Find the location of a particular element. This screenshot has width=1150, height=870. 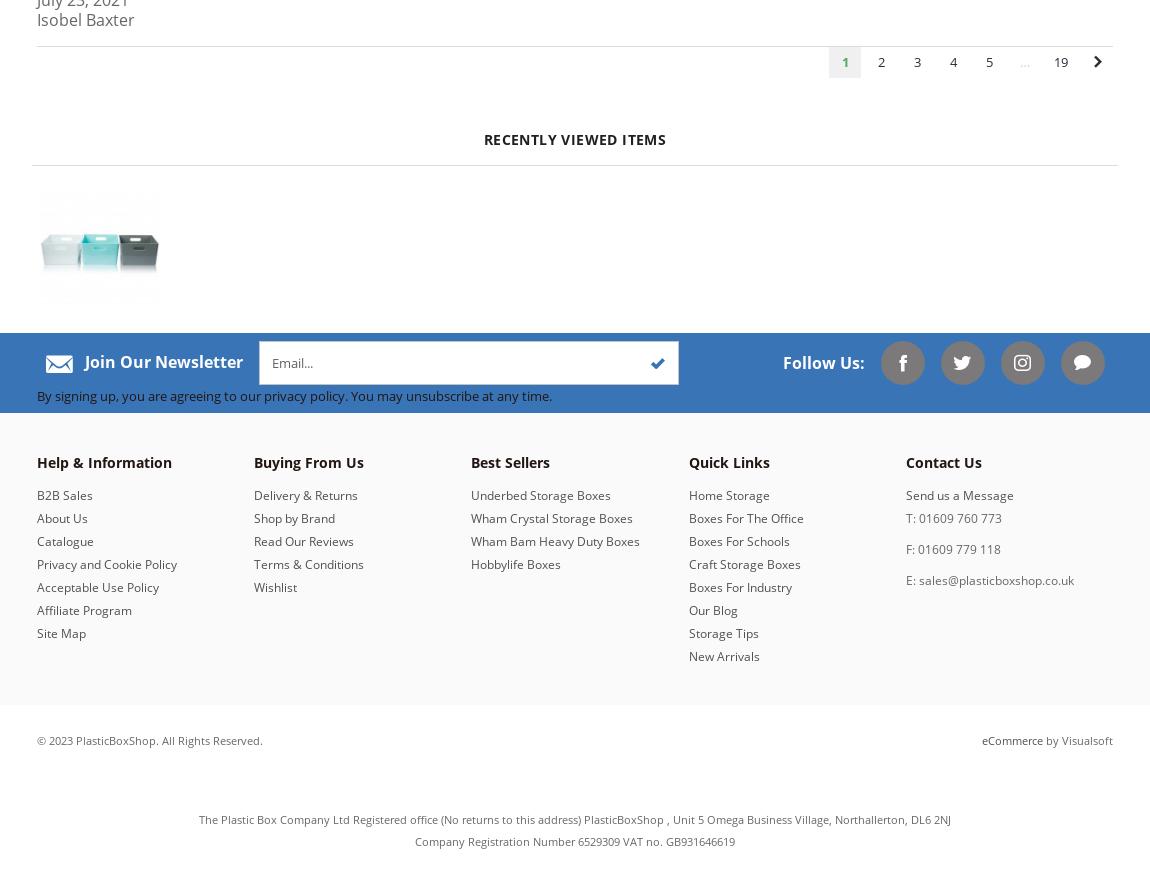

'Boxes For The Office' is located at coordinates (744, 516).